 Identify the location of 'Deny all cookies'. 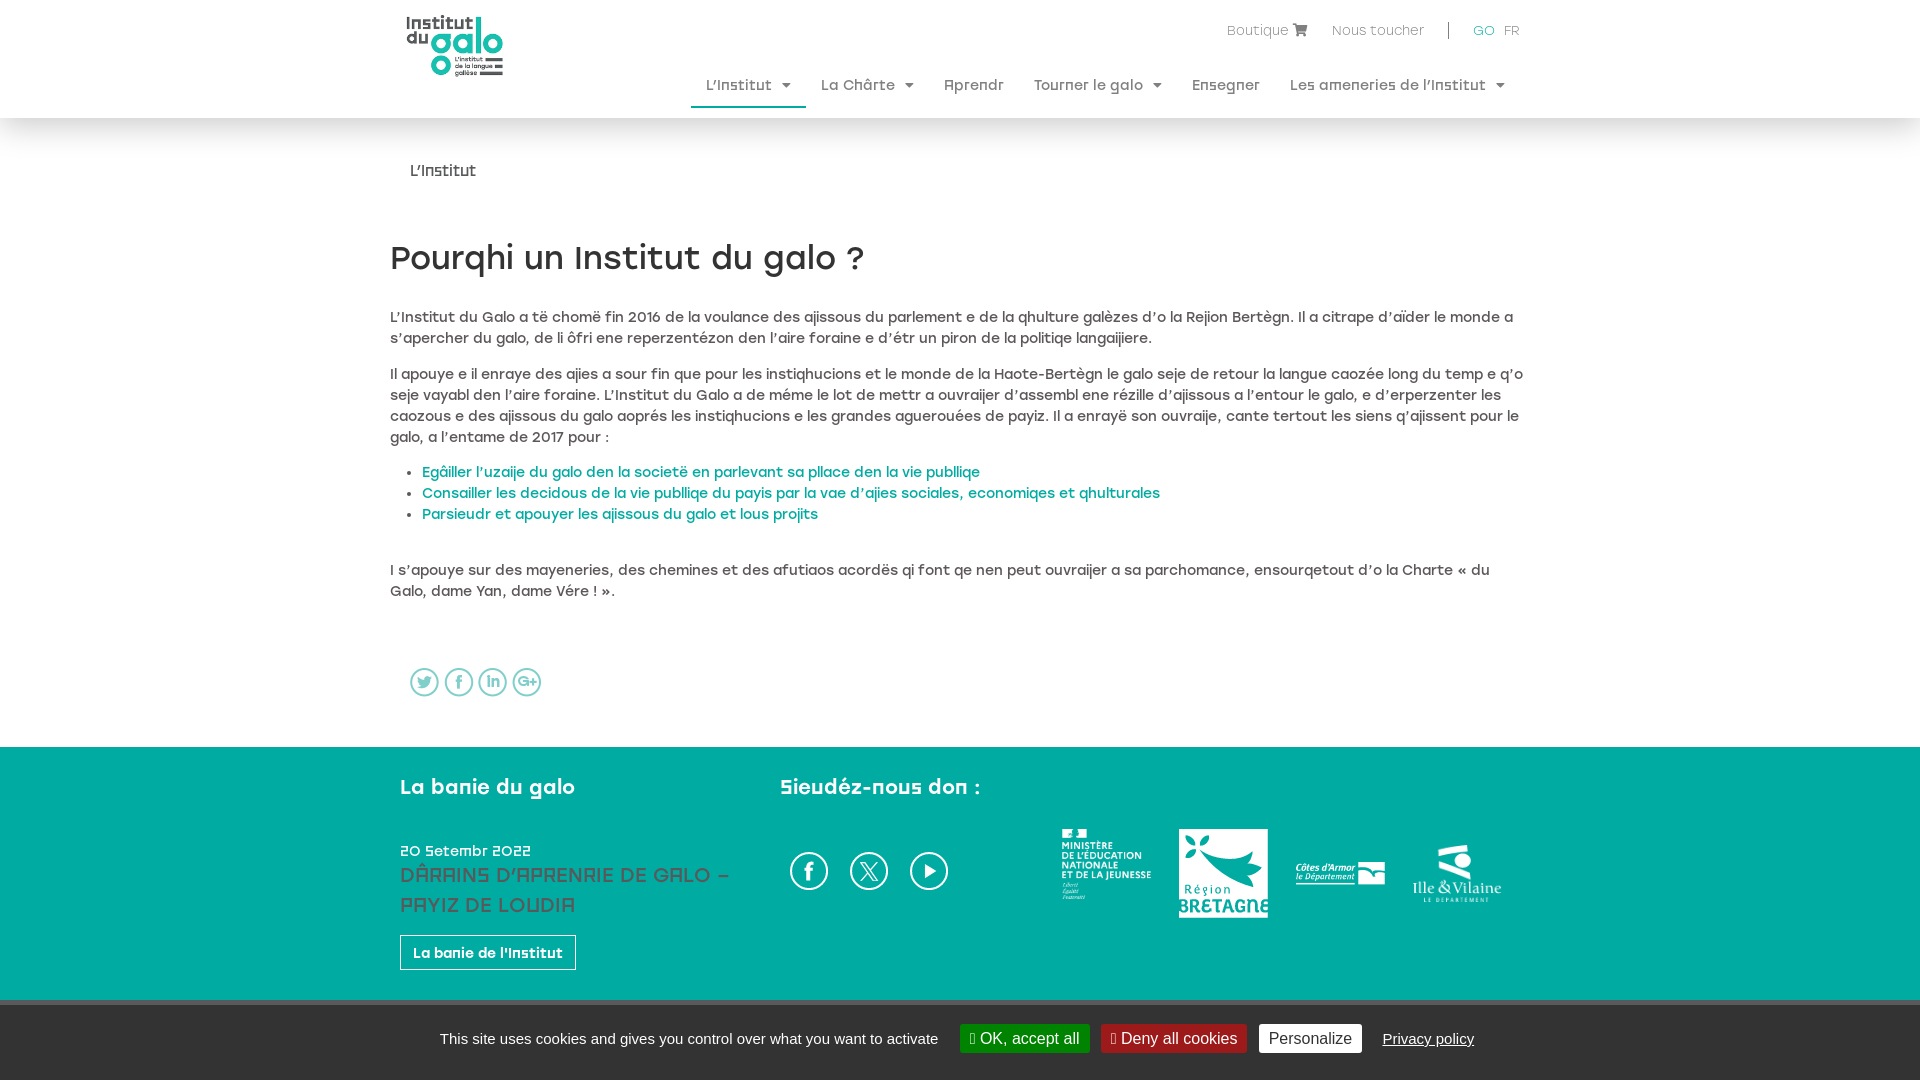
(1099, 1037).